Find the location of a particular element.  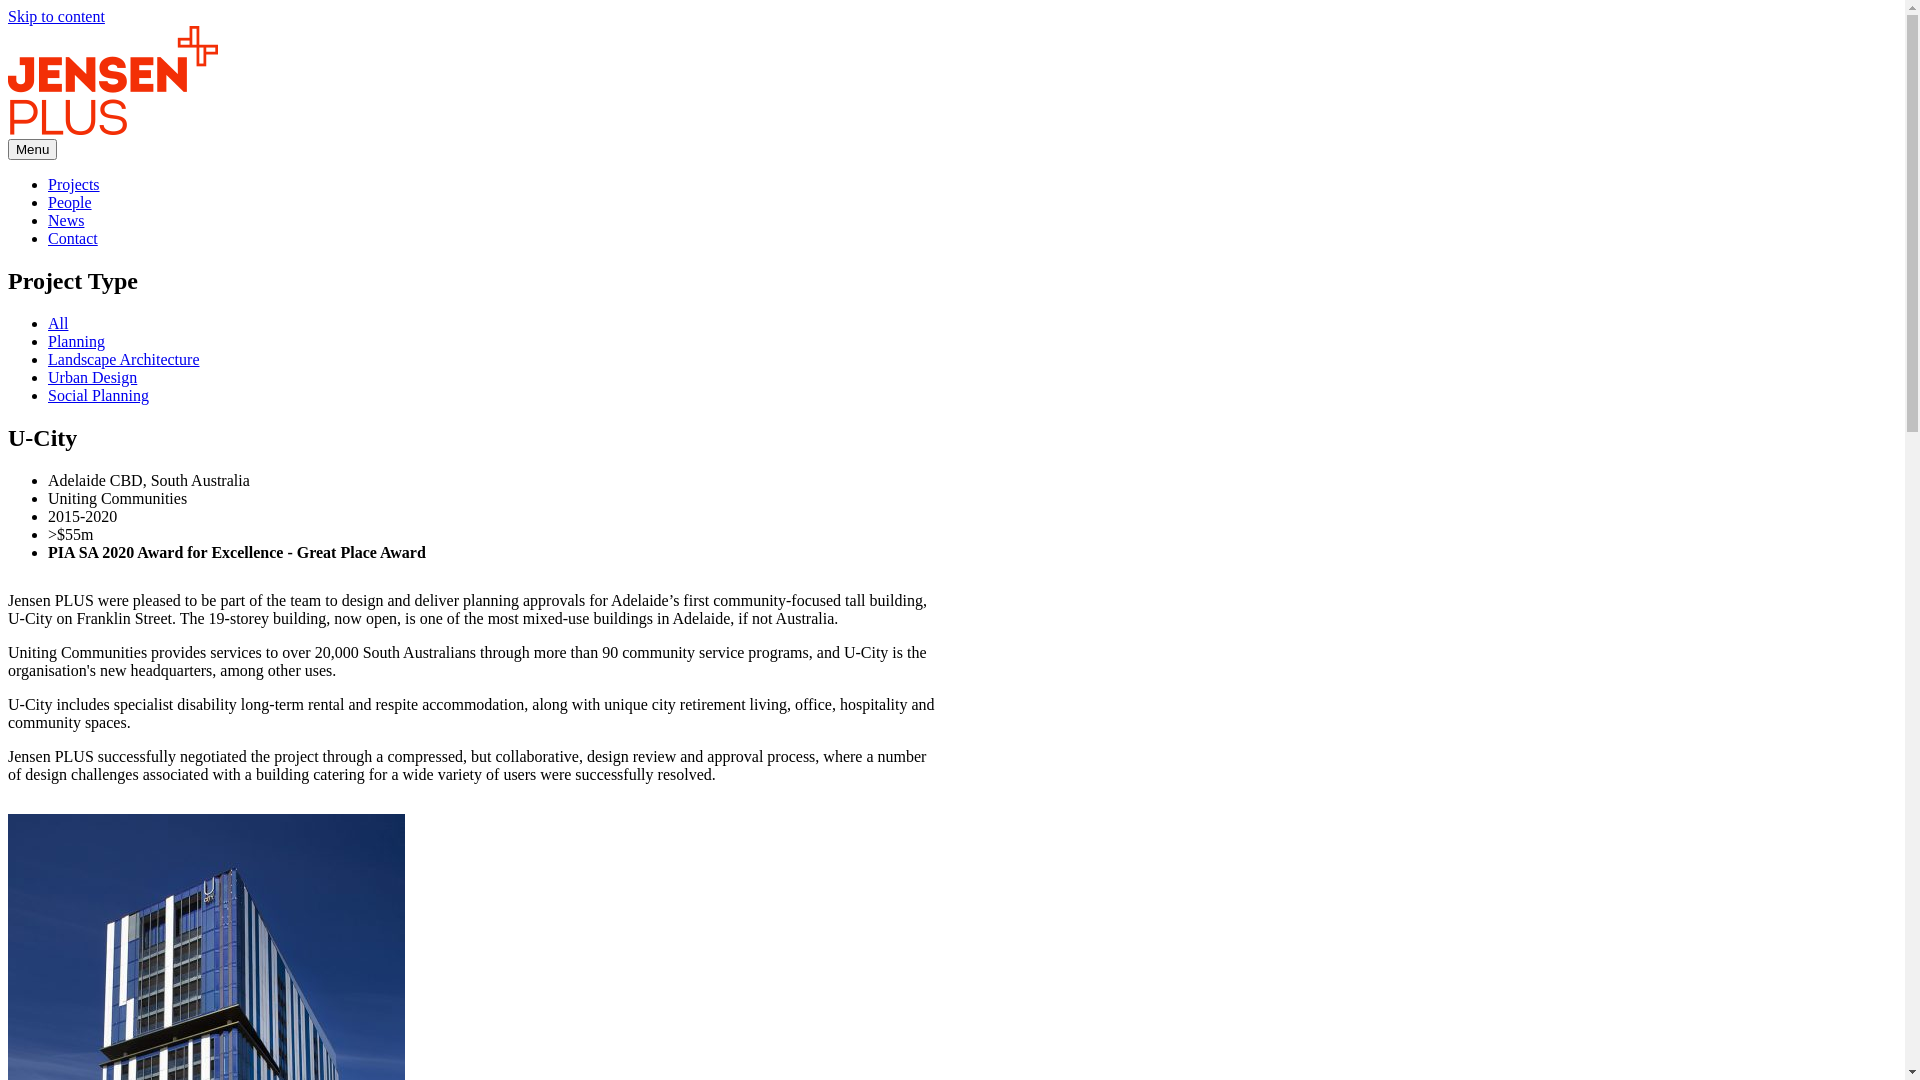

'Urban Design' is located at coordinates (48, 377).